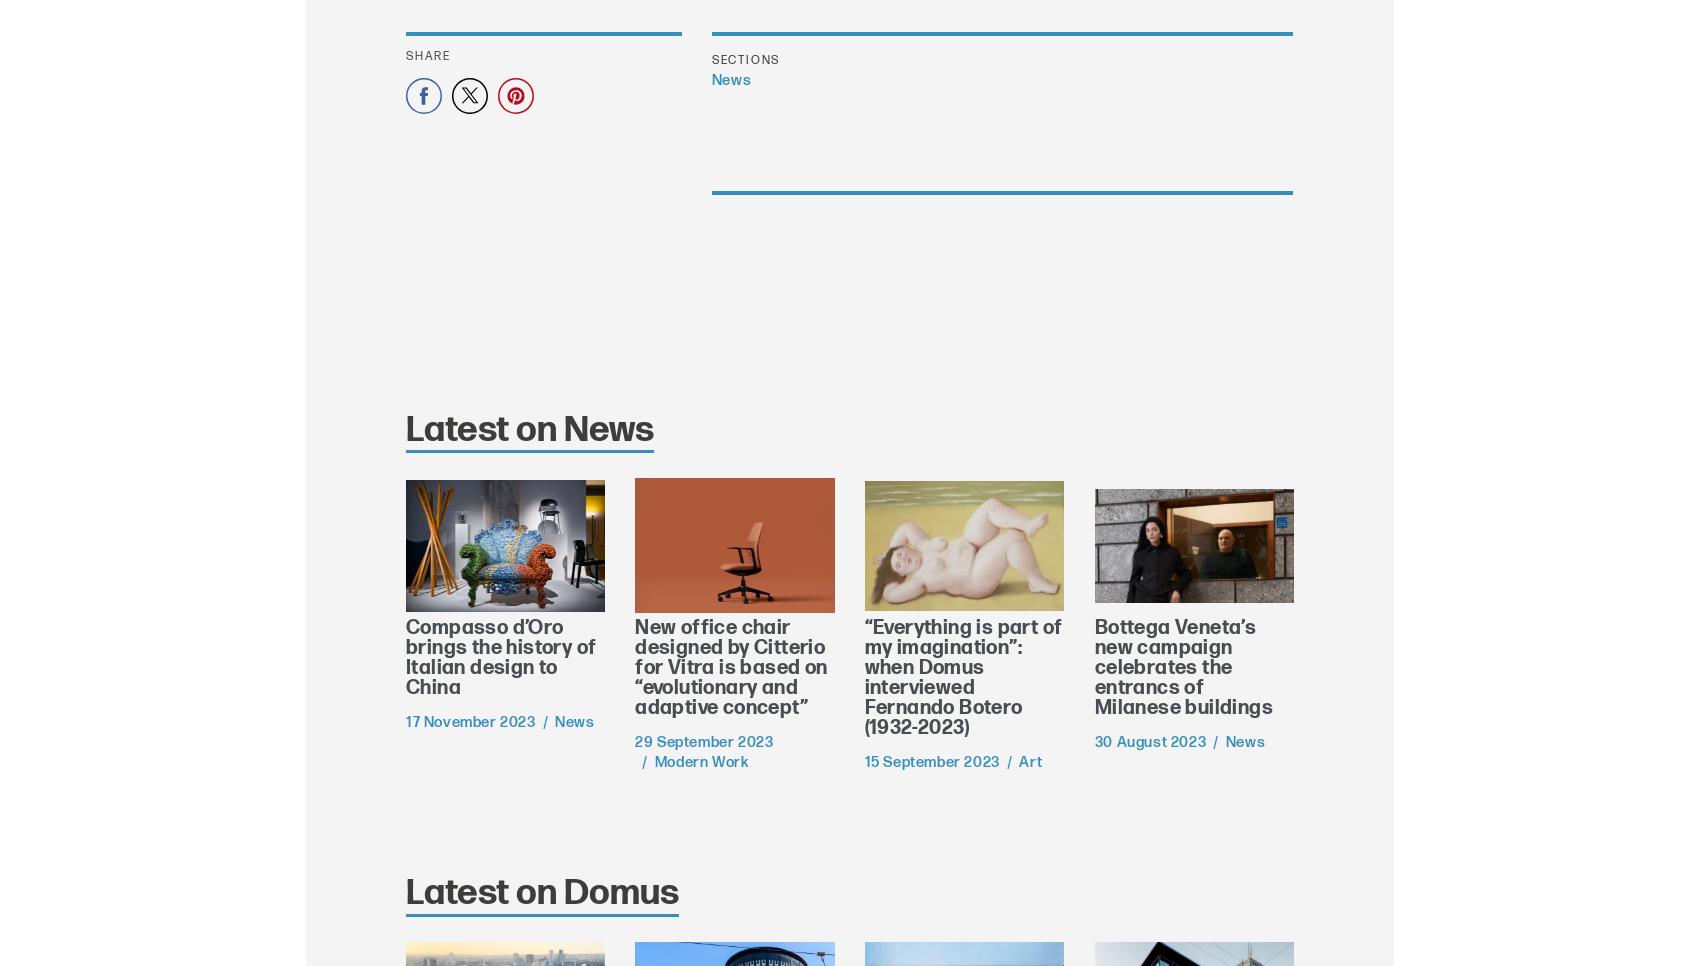 Image resolution: width=1700 pixels, height=966 pixels. Describe the element at coordinates (404, 658) in the screenshot. I see `'Compasso d’Oro brings the history of Italian design to China'` at that location.